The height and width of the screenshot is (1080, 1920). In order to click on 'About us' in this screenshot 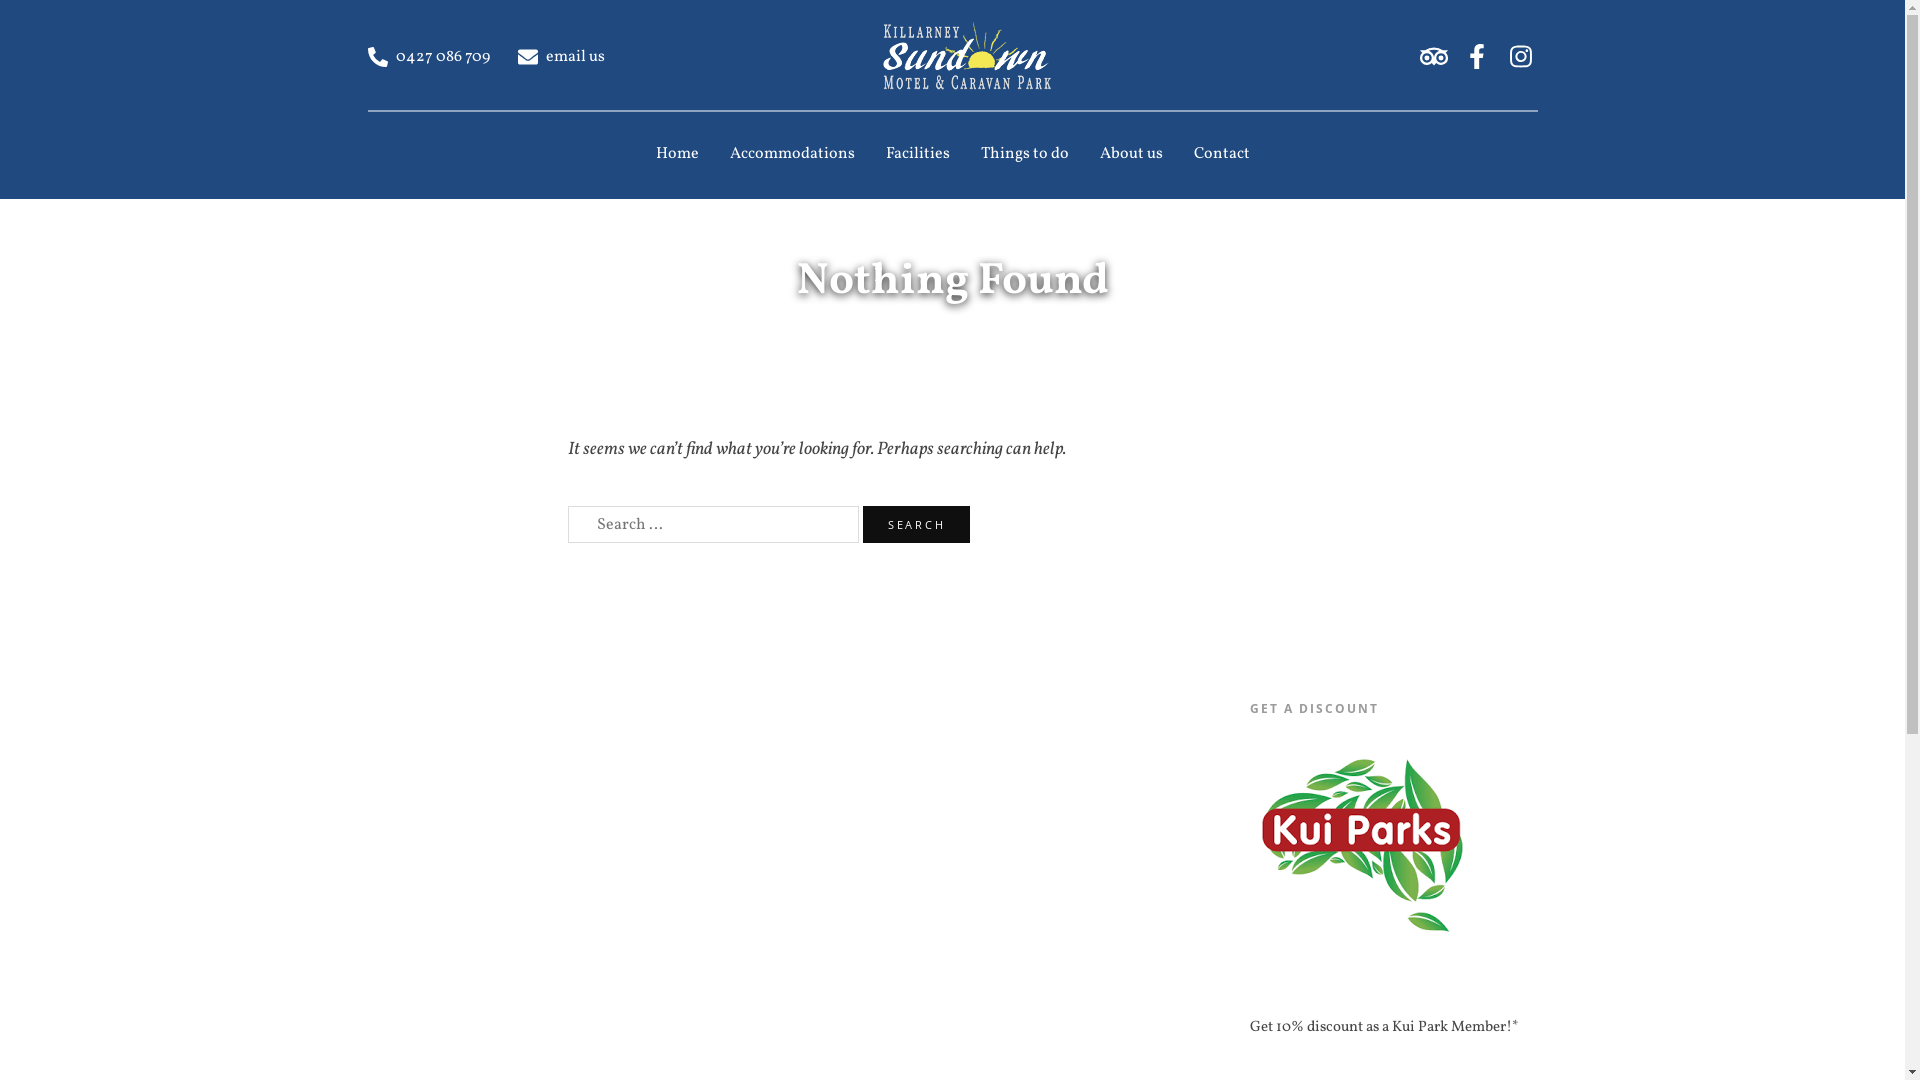, I will do `click(1131, 153)`.